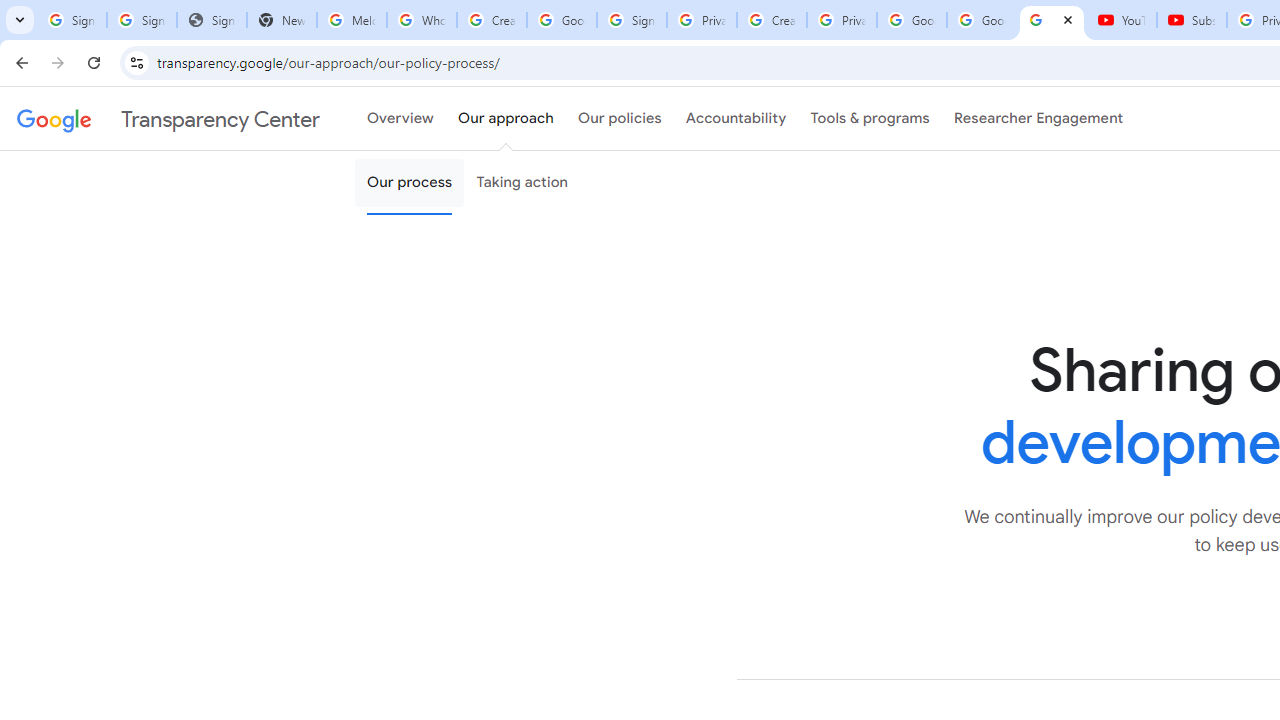  I want to click on 'Accountability', so click(735, 119).